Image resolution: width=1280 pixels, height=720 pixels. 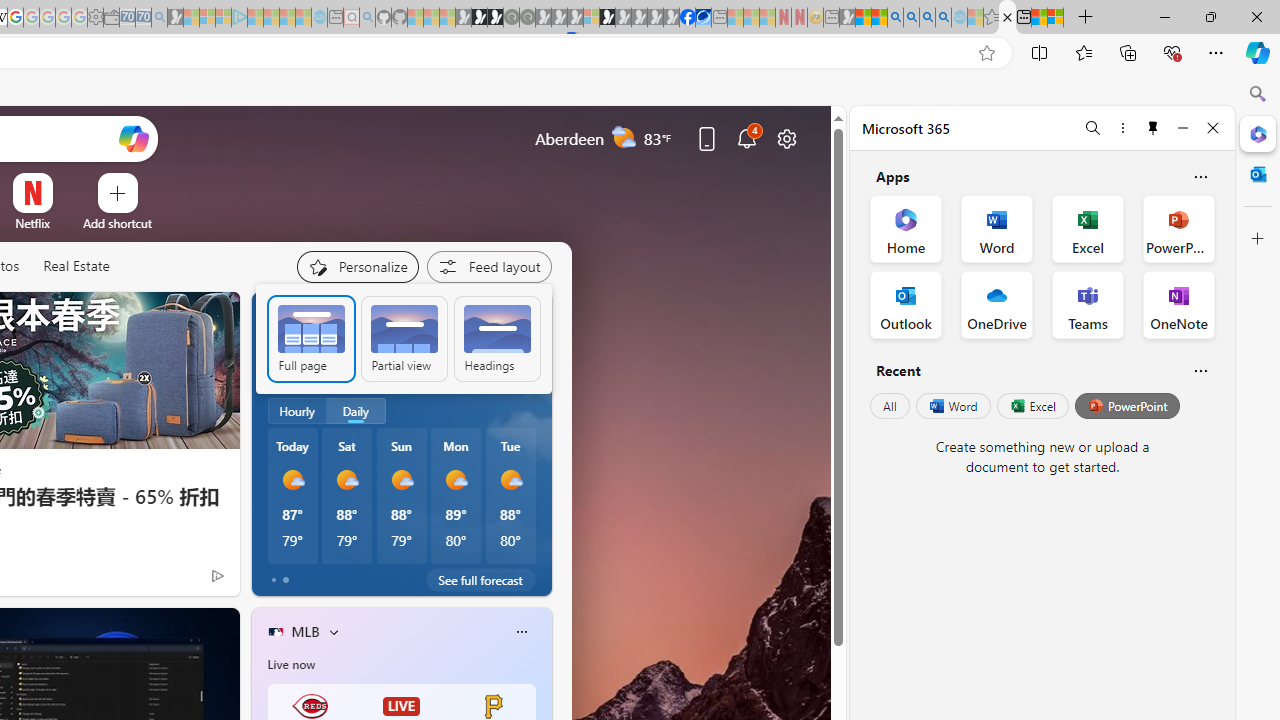 I want to click on 'Outlook Office App', so click(x=905, y=304).